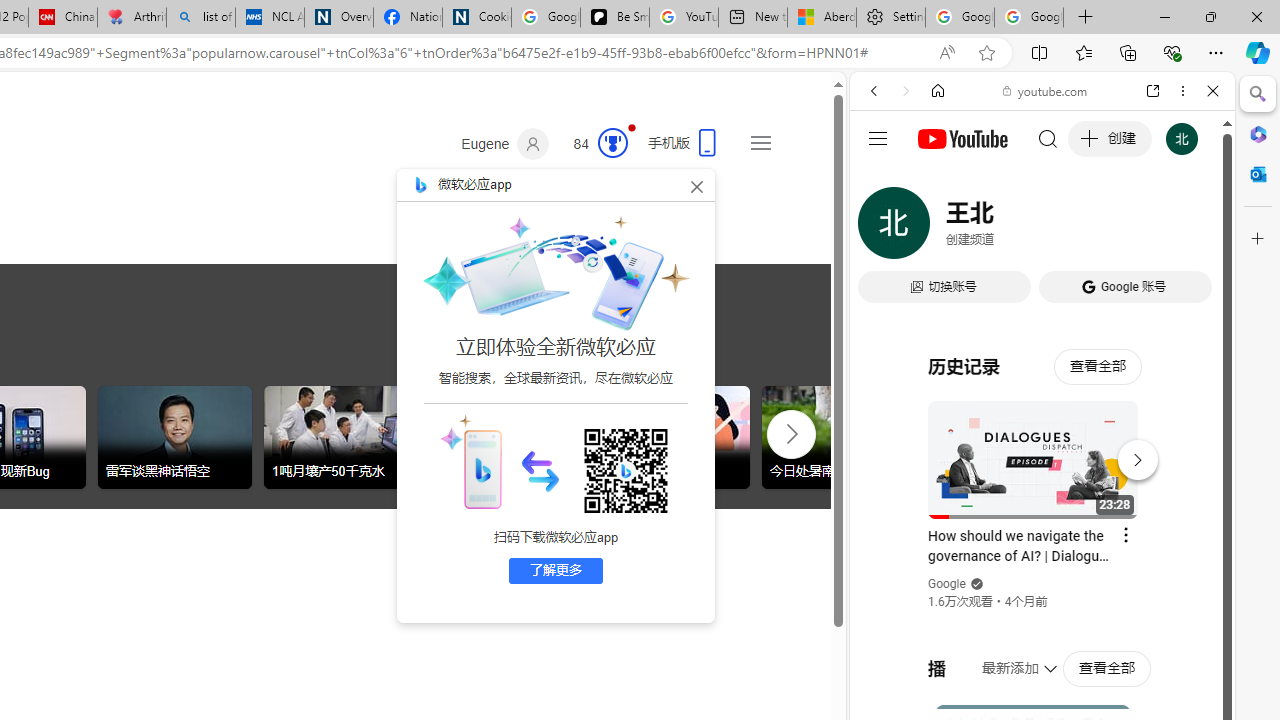  I want to click on 'Web scope', so click(881, 180).